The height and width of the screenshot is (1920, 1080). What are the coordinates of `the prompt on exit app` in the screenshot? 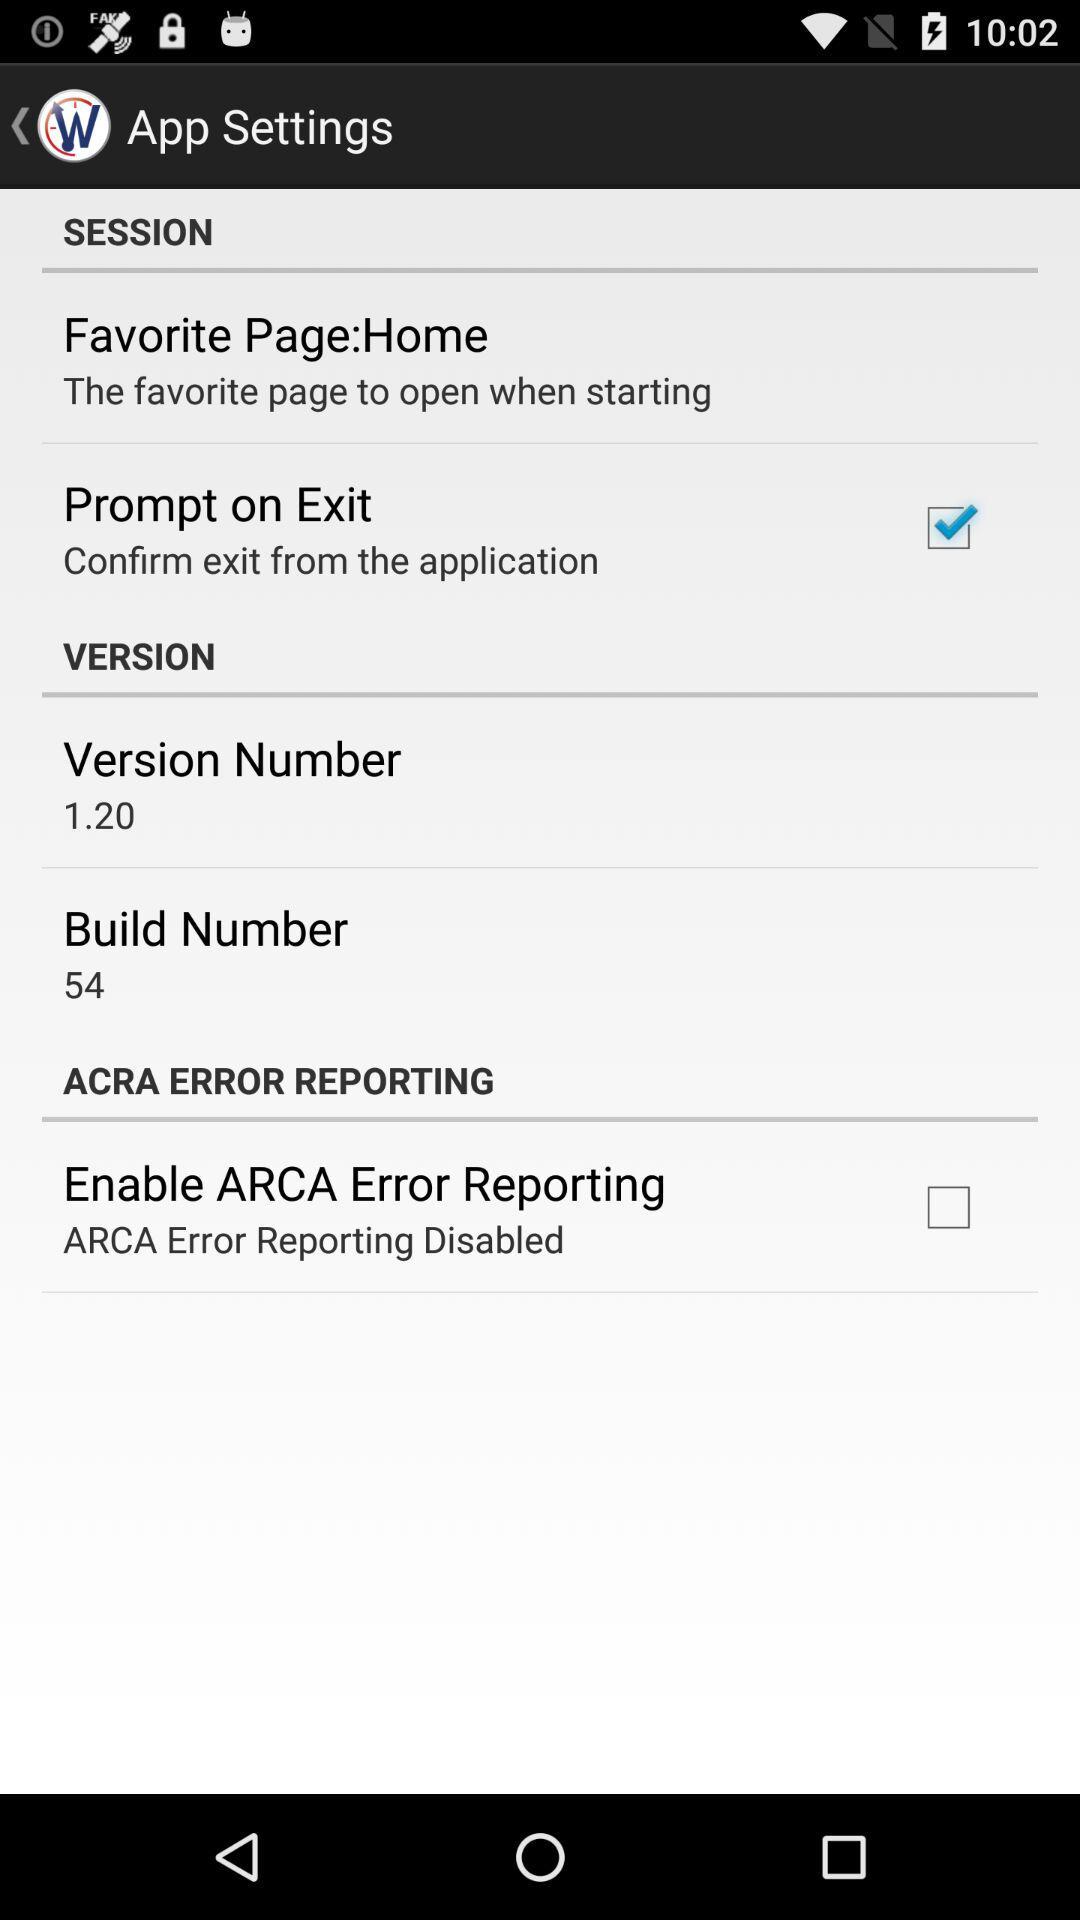 It's located at (217, 502).